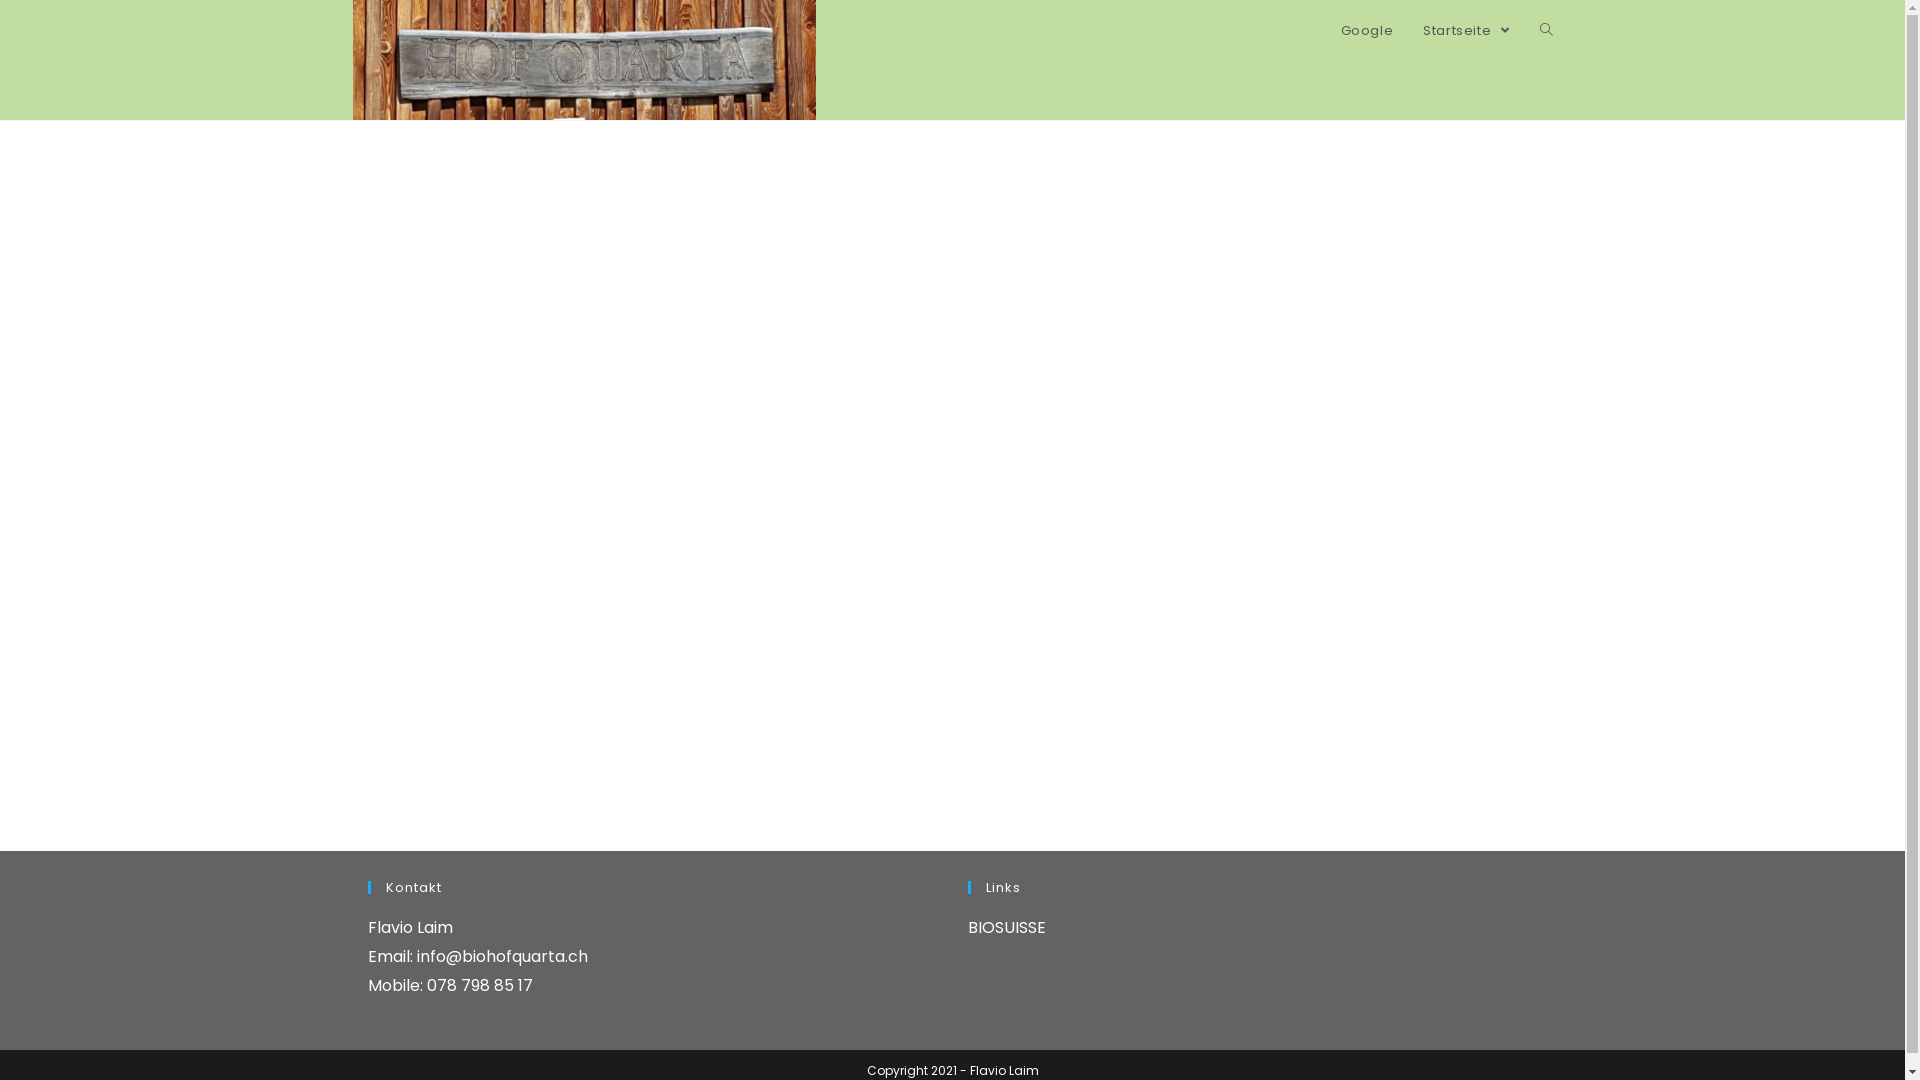 The height and width of the screenshot is (1080, 1920). Describe the element at coordinates (1366, 30) in the screenshot. I see `'Google'` at that location.